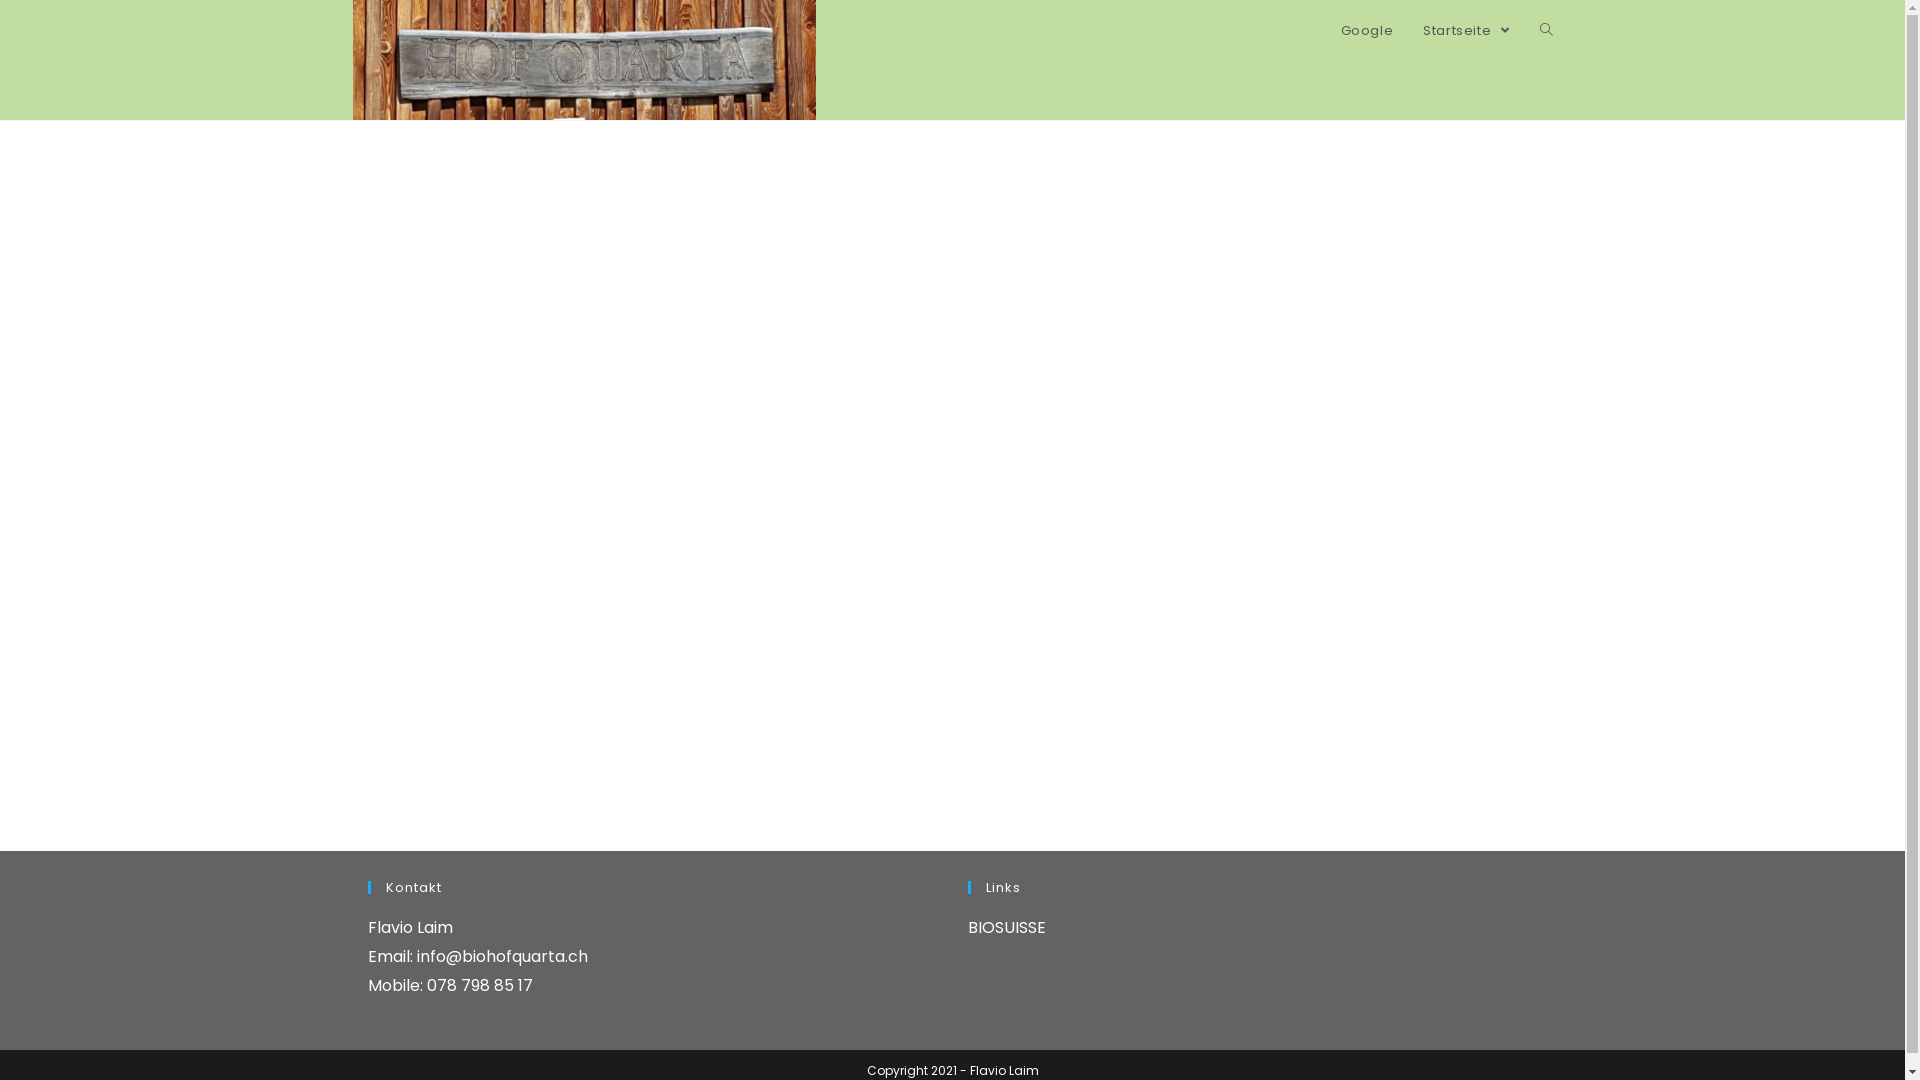 The height and width of the screenshot is (1080, 1920). Describe the element at coordinates (1366, 30) in the screenshot. I see `'Google'` at that location.